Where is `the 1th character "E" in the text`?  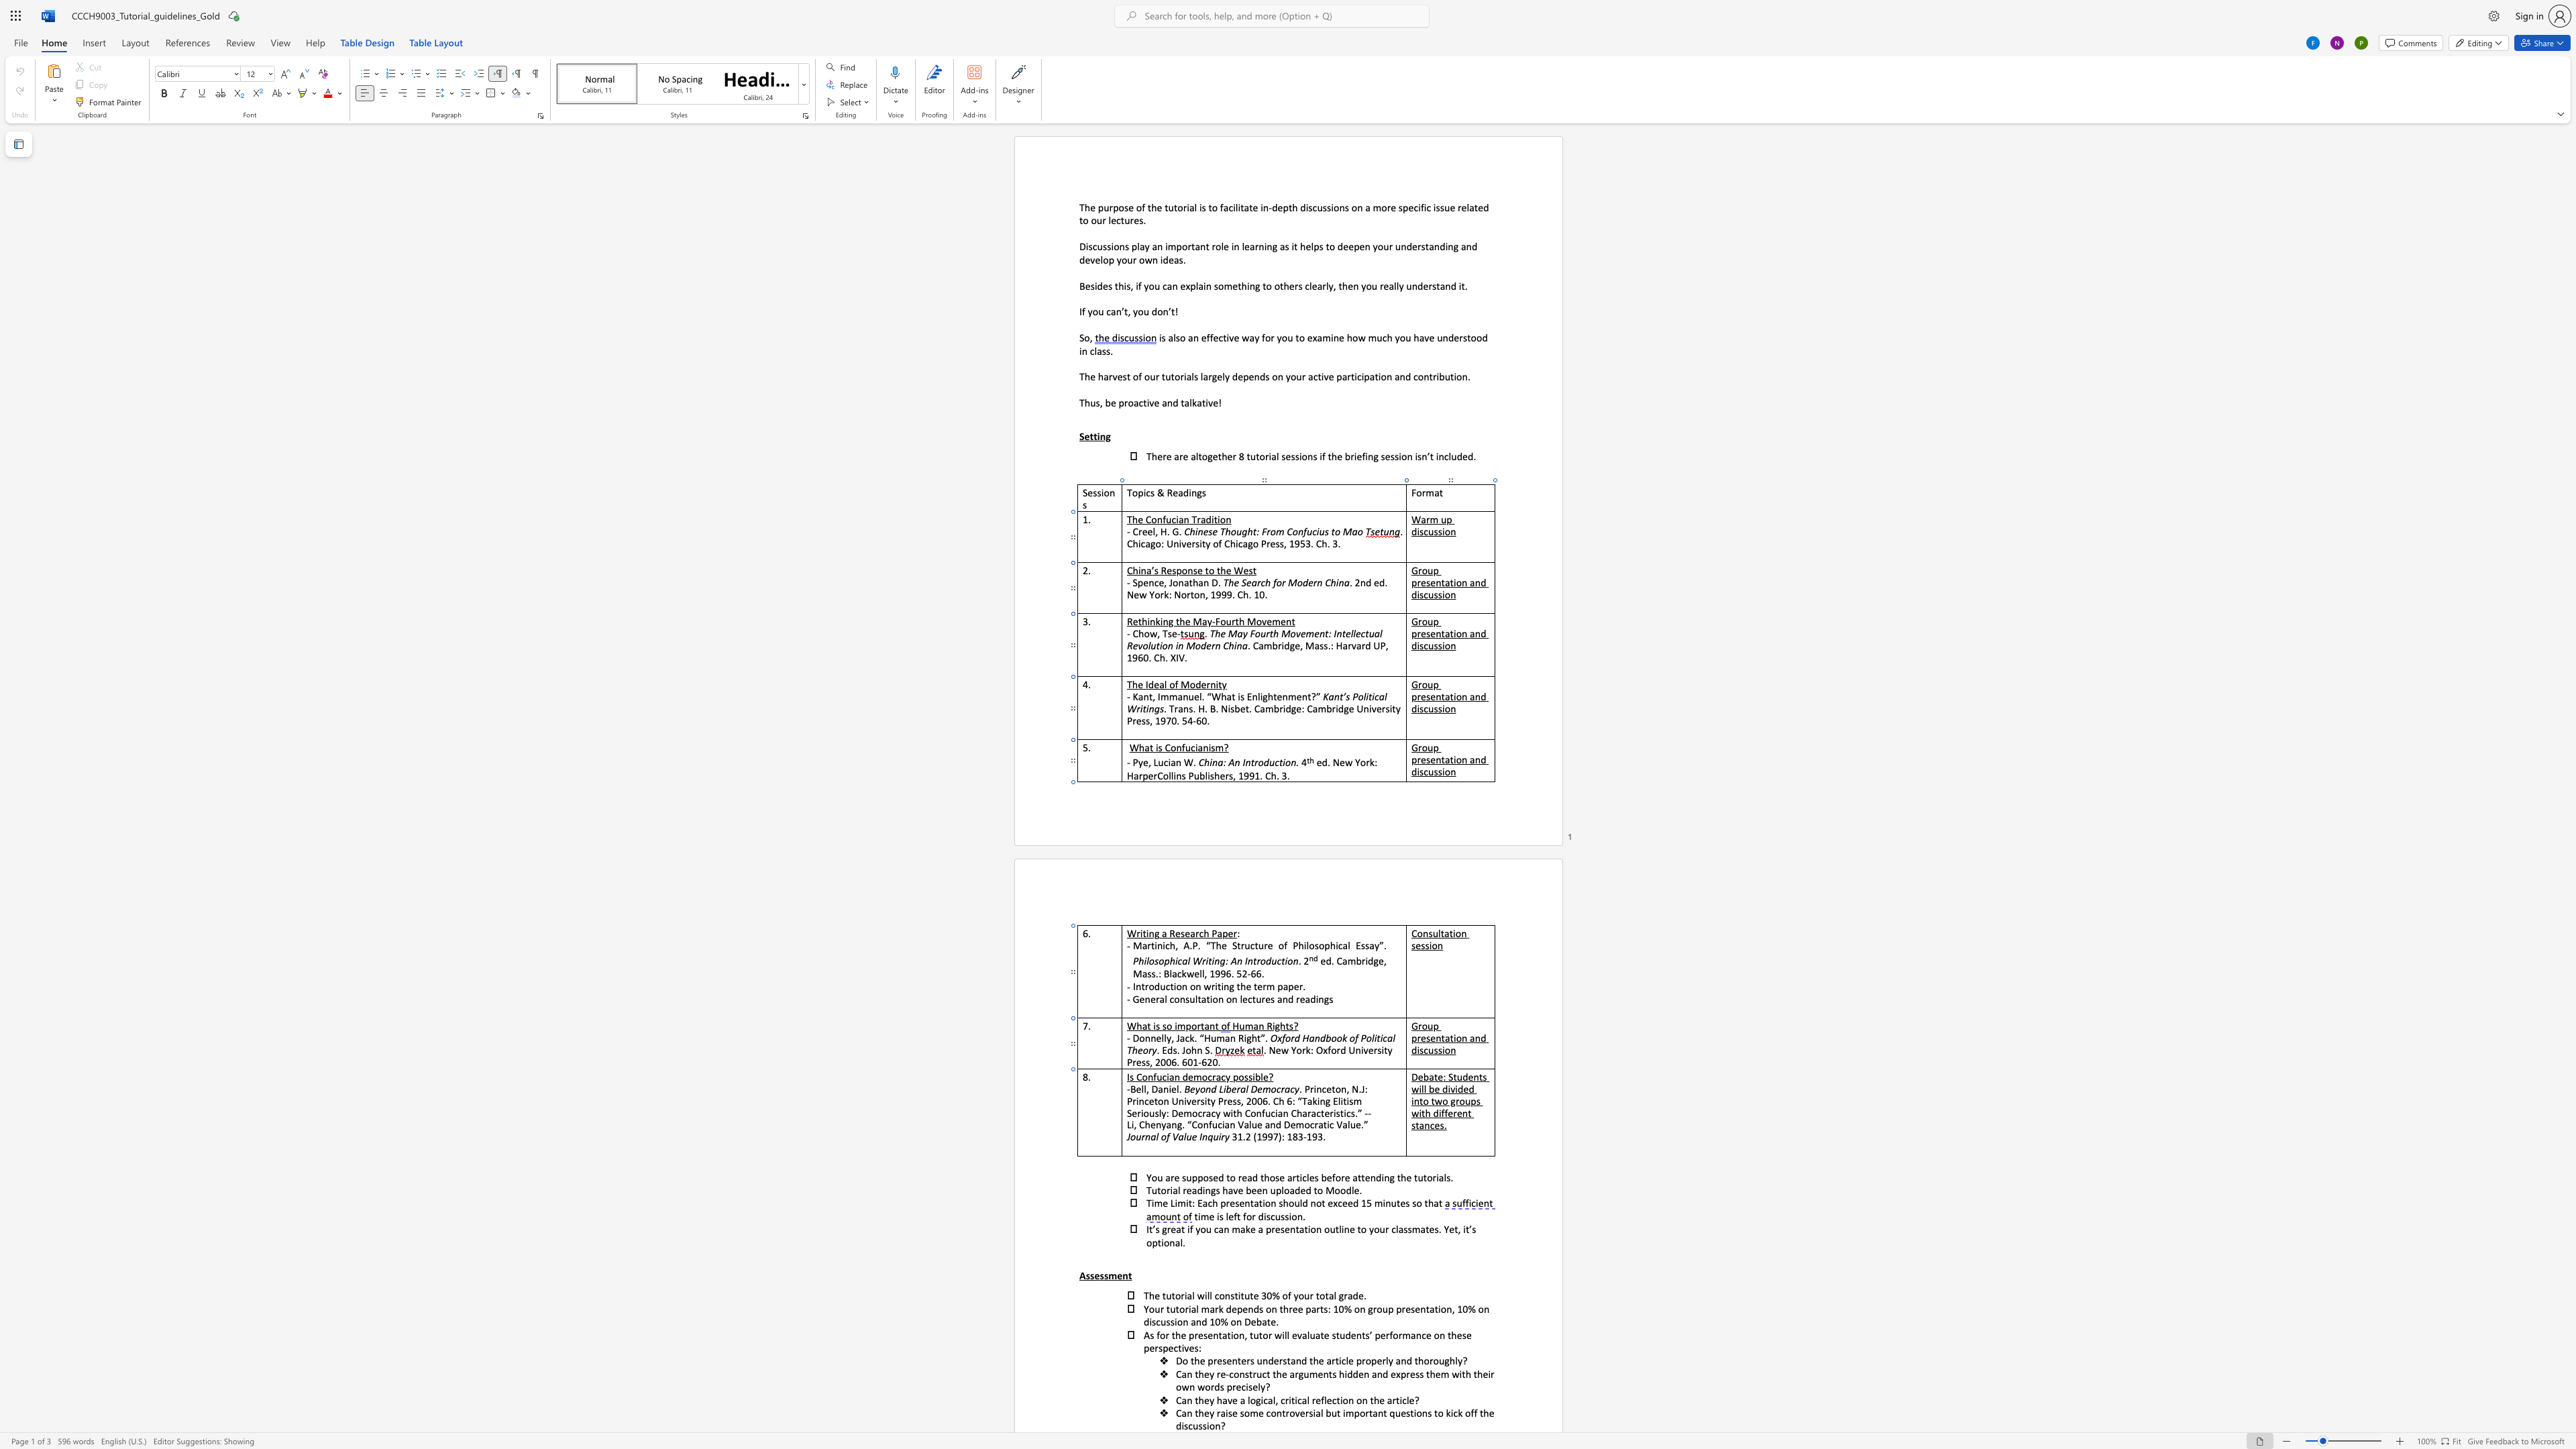
the 1th character "E" in the text is located at coordinates (1164, 1049).